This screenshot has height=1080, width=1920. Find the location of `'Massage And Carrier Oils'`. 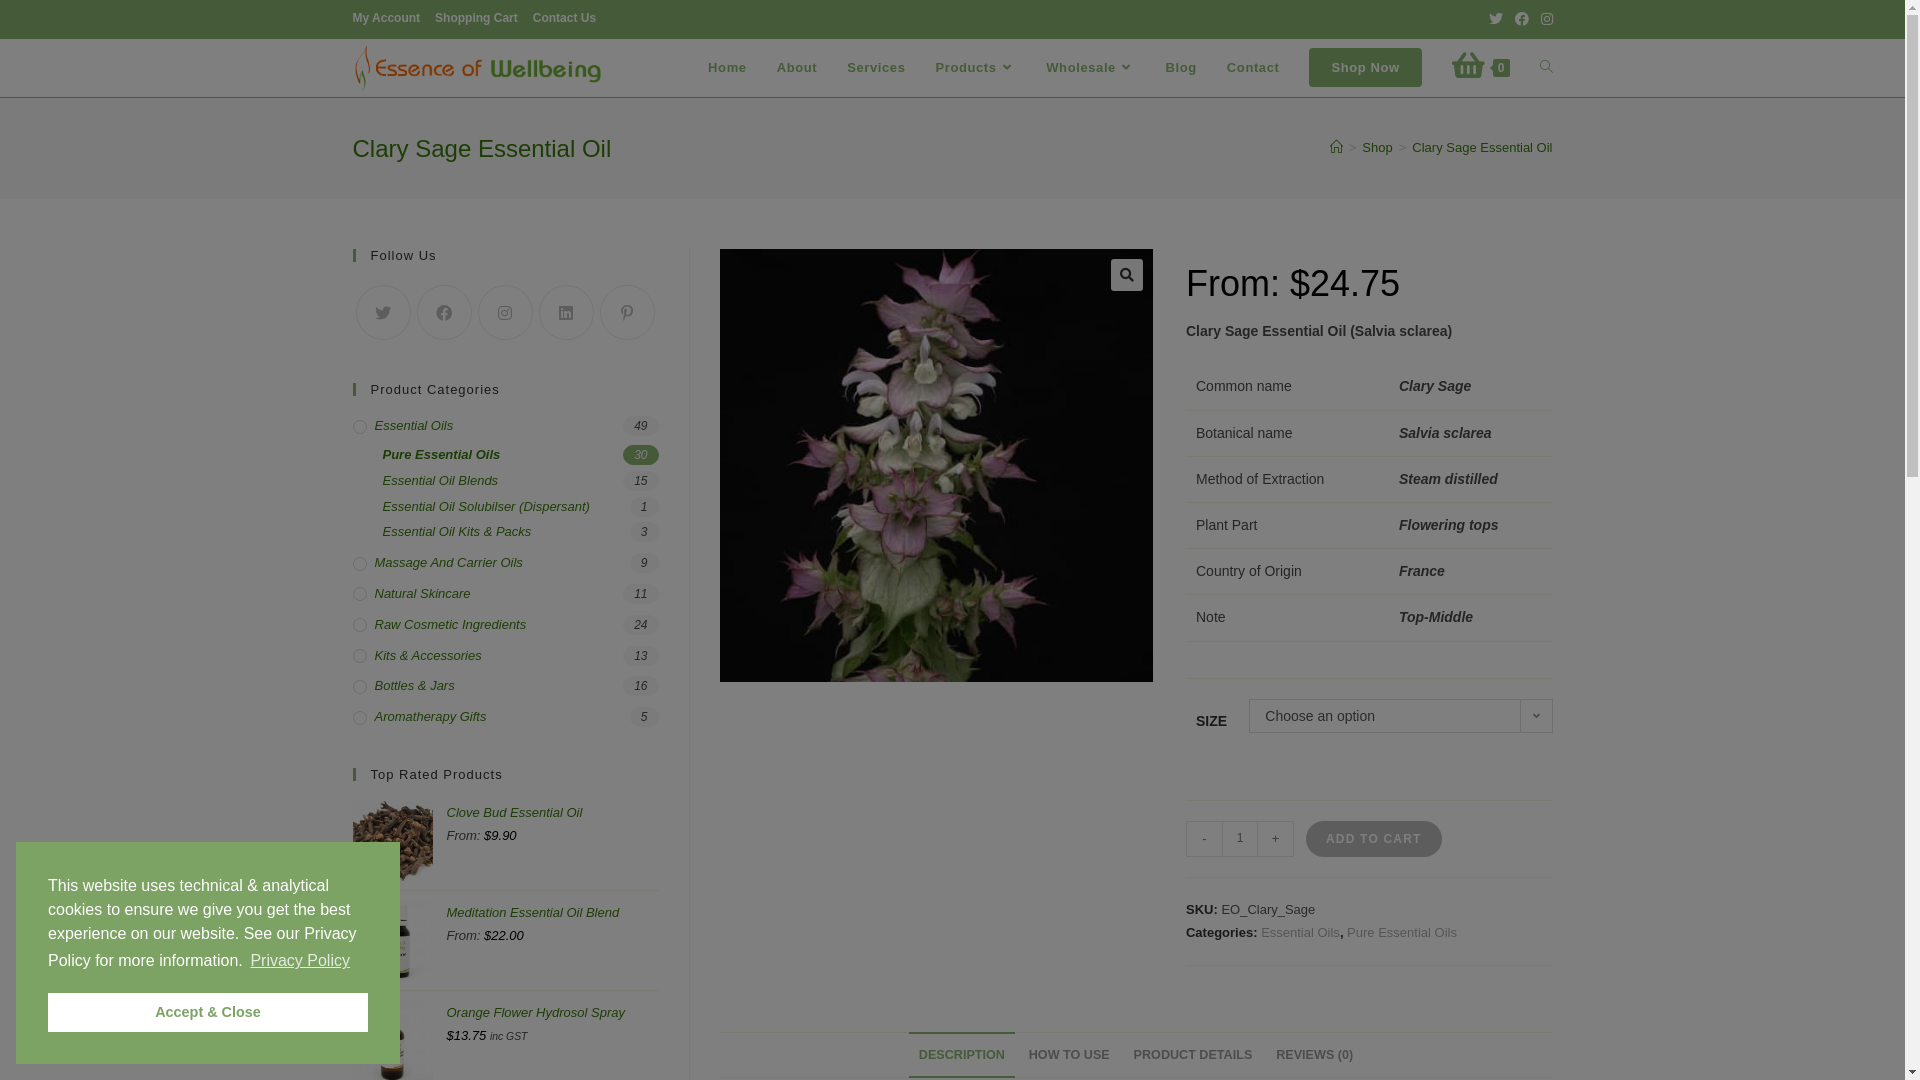

'Massage And Carrier Oils' is located at coordinates (351, 563).